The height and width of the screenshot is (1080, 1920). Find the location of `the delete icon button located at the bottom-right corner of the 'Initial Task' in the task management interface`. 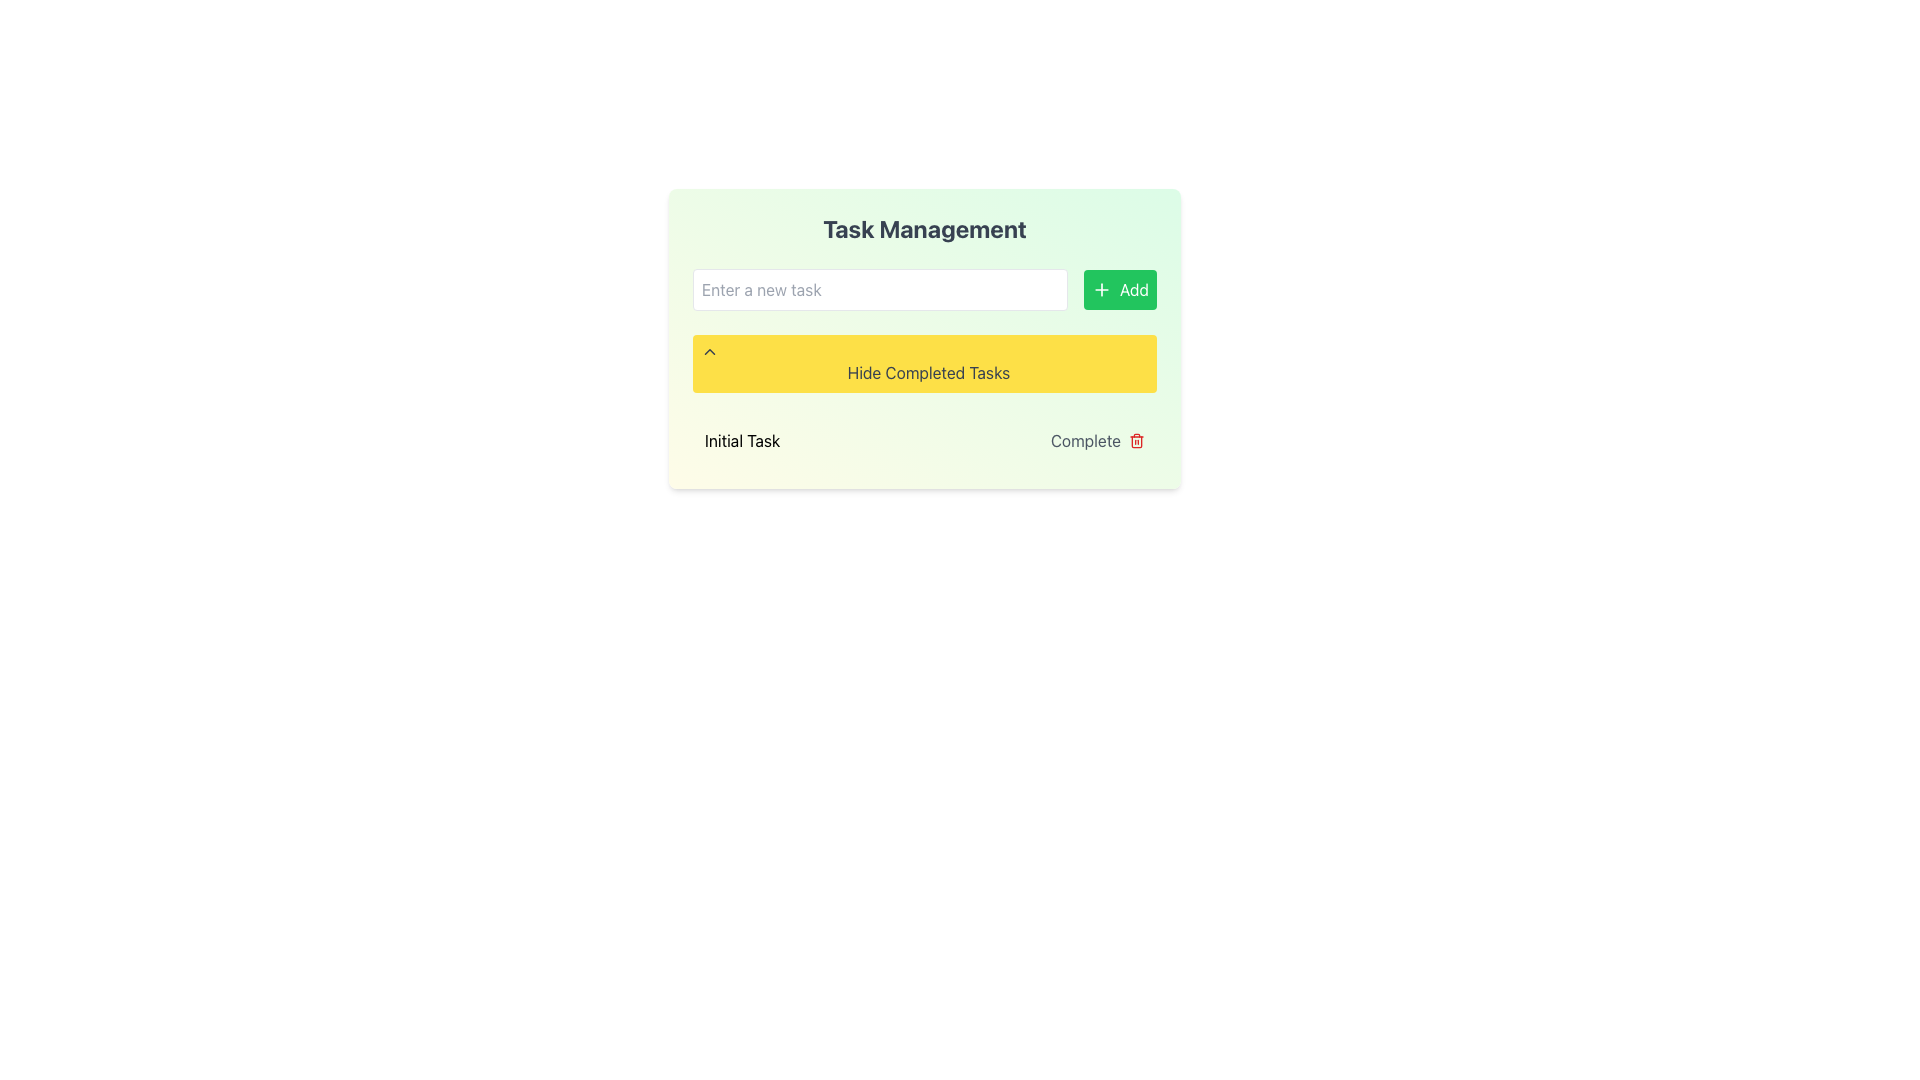

the delete icon button located at the bottom-right corner of the 'Initial Task' in the task management interface is located at coordinates (1137, 439).